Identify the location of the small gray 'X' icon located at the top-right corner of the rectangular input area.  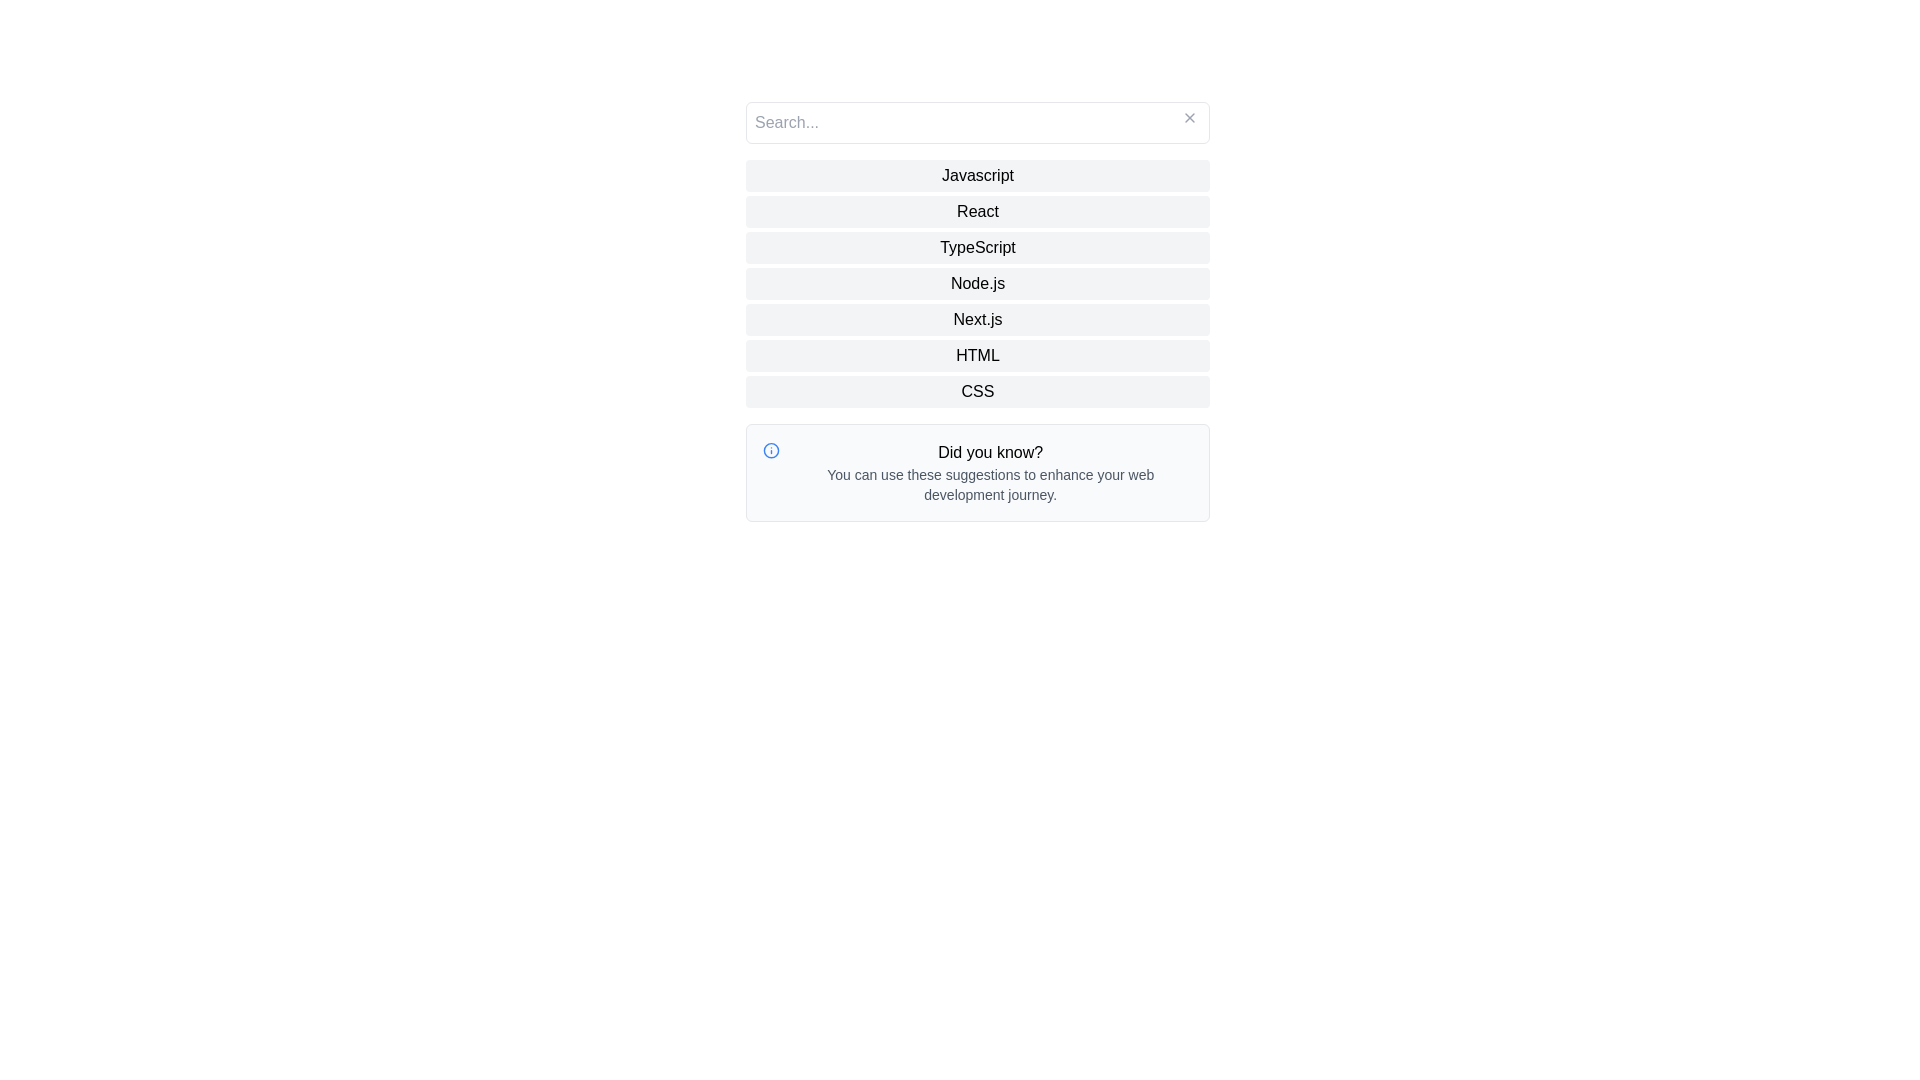
(1190, 118).